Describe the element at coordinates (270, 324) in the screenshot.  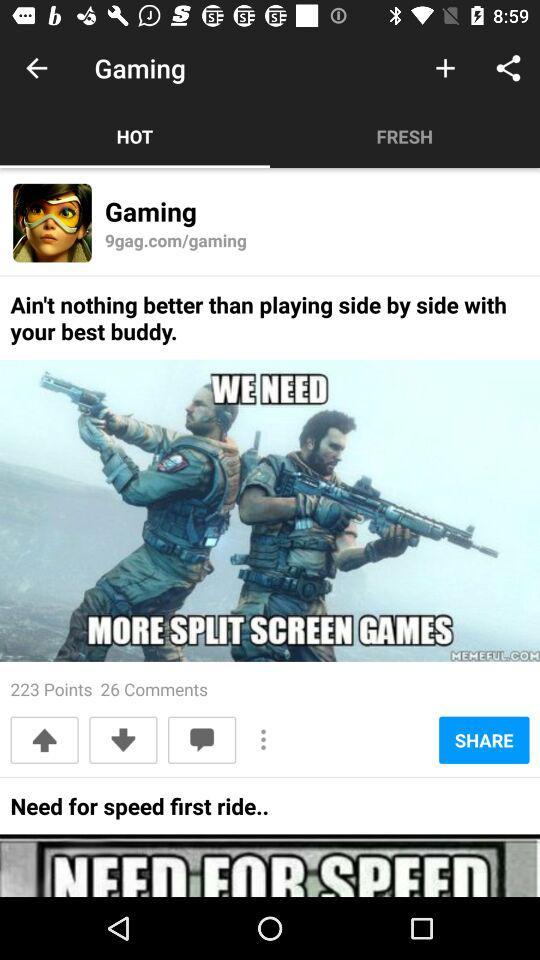
I see `the ain t nothing item` at that location.